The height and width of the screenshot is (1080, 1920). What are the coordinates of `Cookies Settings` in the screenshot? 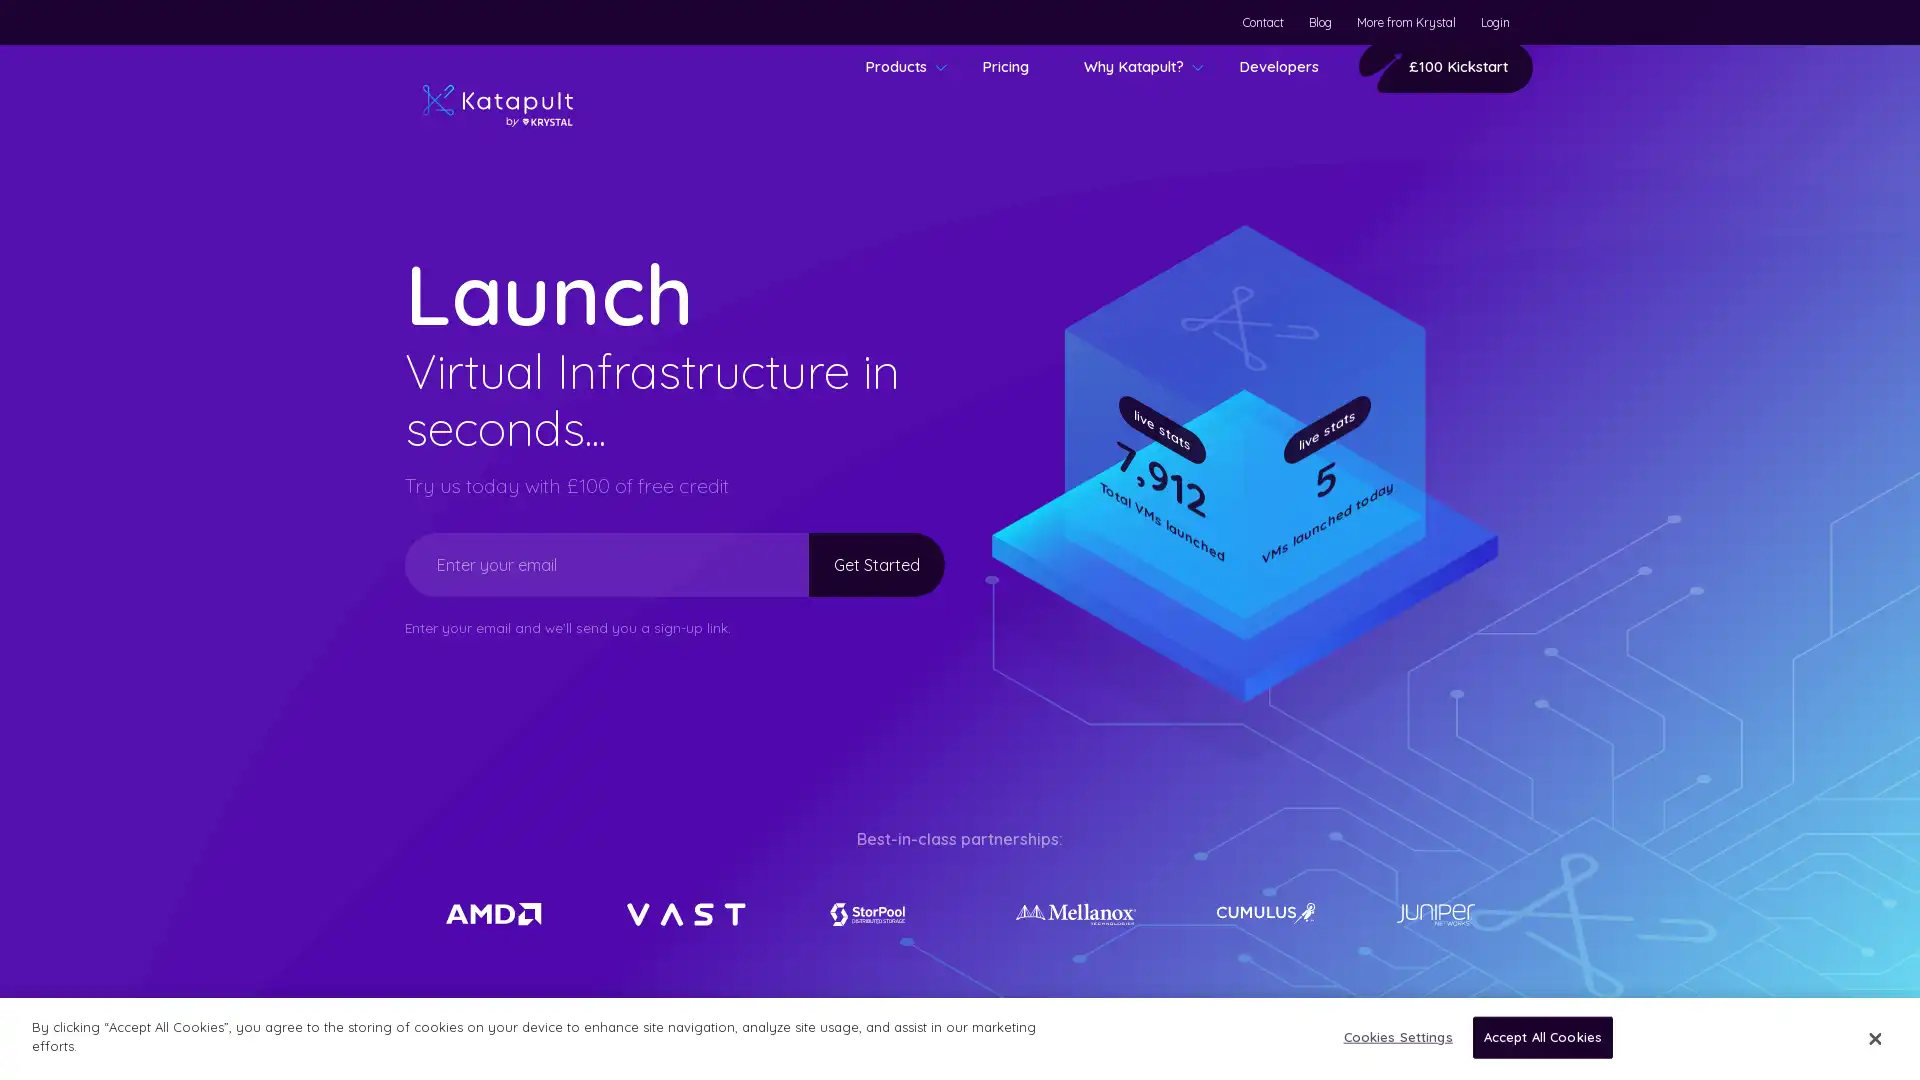 It's located at (1391, 1036).